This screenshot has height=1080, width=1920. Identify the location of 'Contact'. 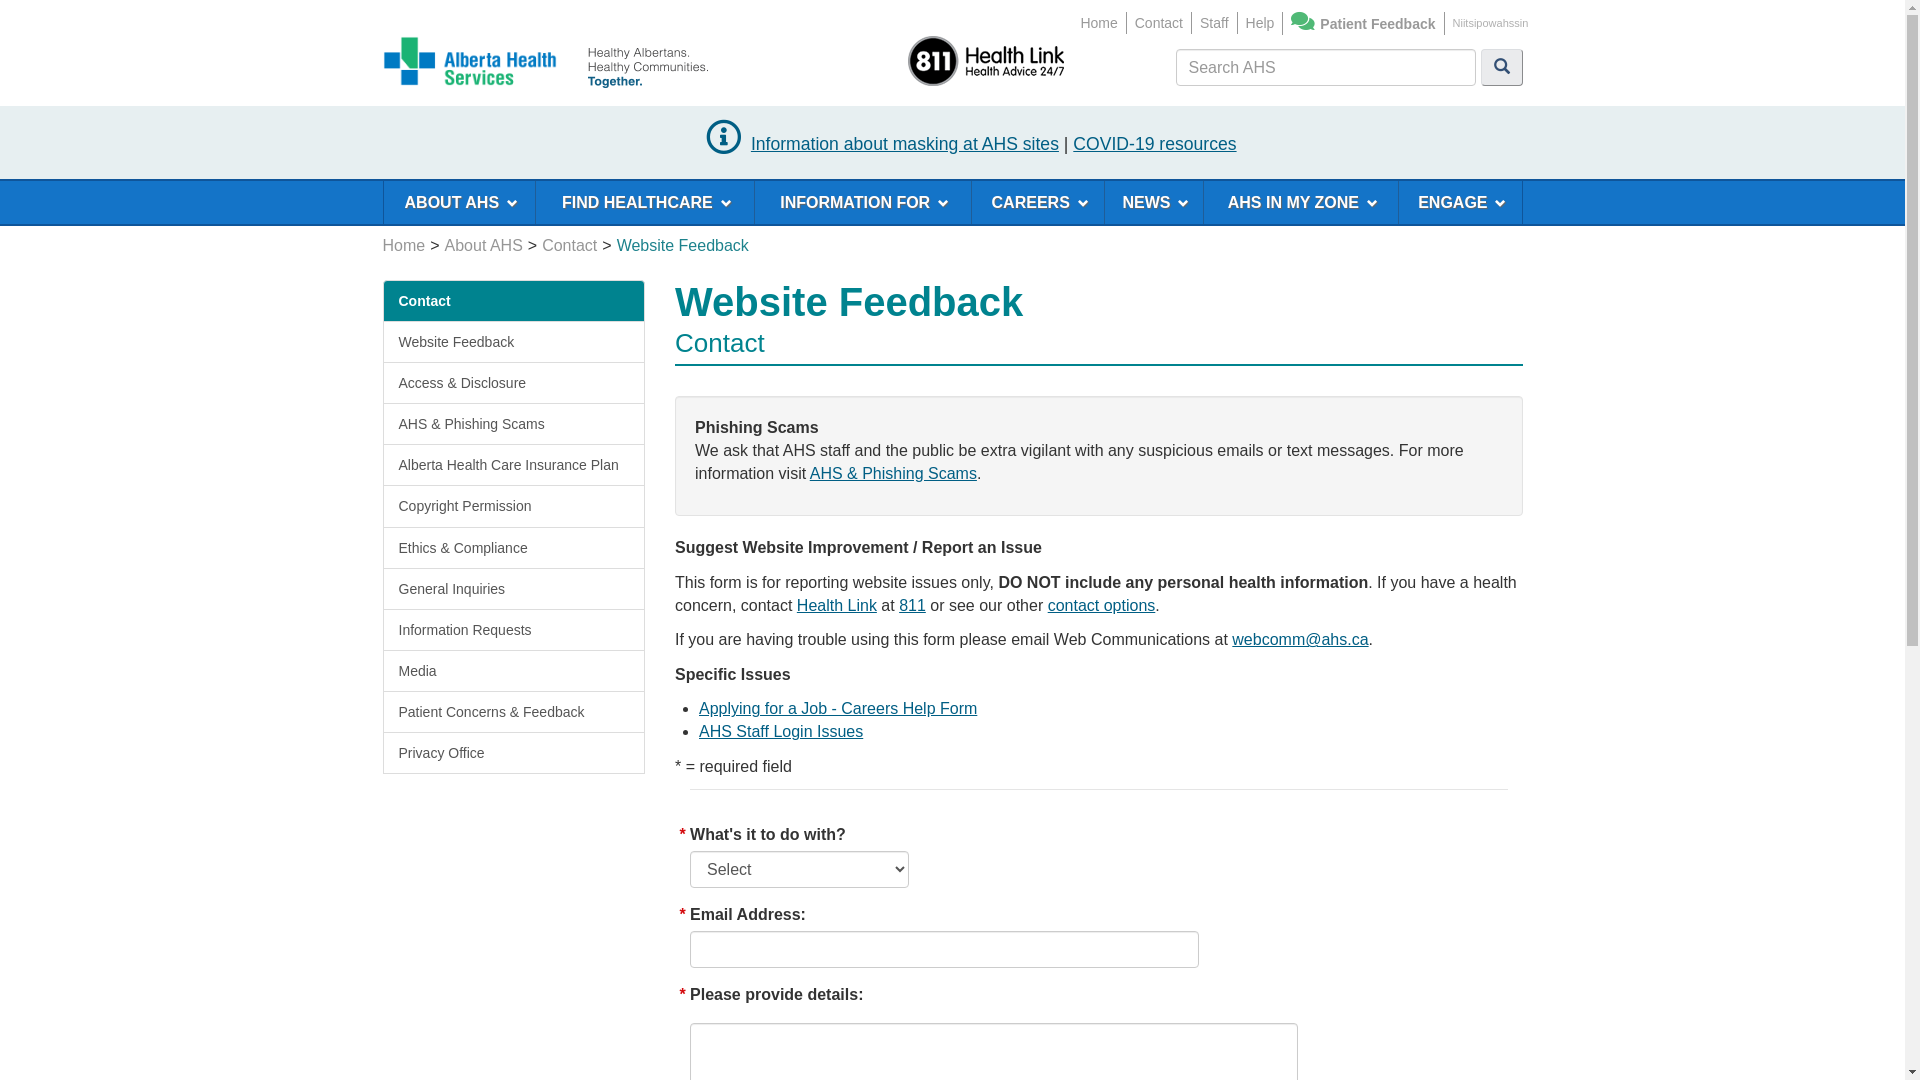
(1134, 23).